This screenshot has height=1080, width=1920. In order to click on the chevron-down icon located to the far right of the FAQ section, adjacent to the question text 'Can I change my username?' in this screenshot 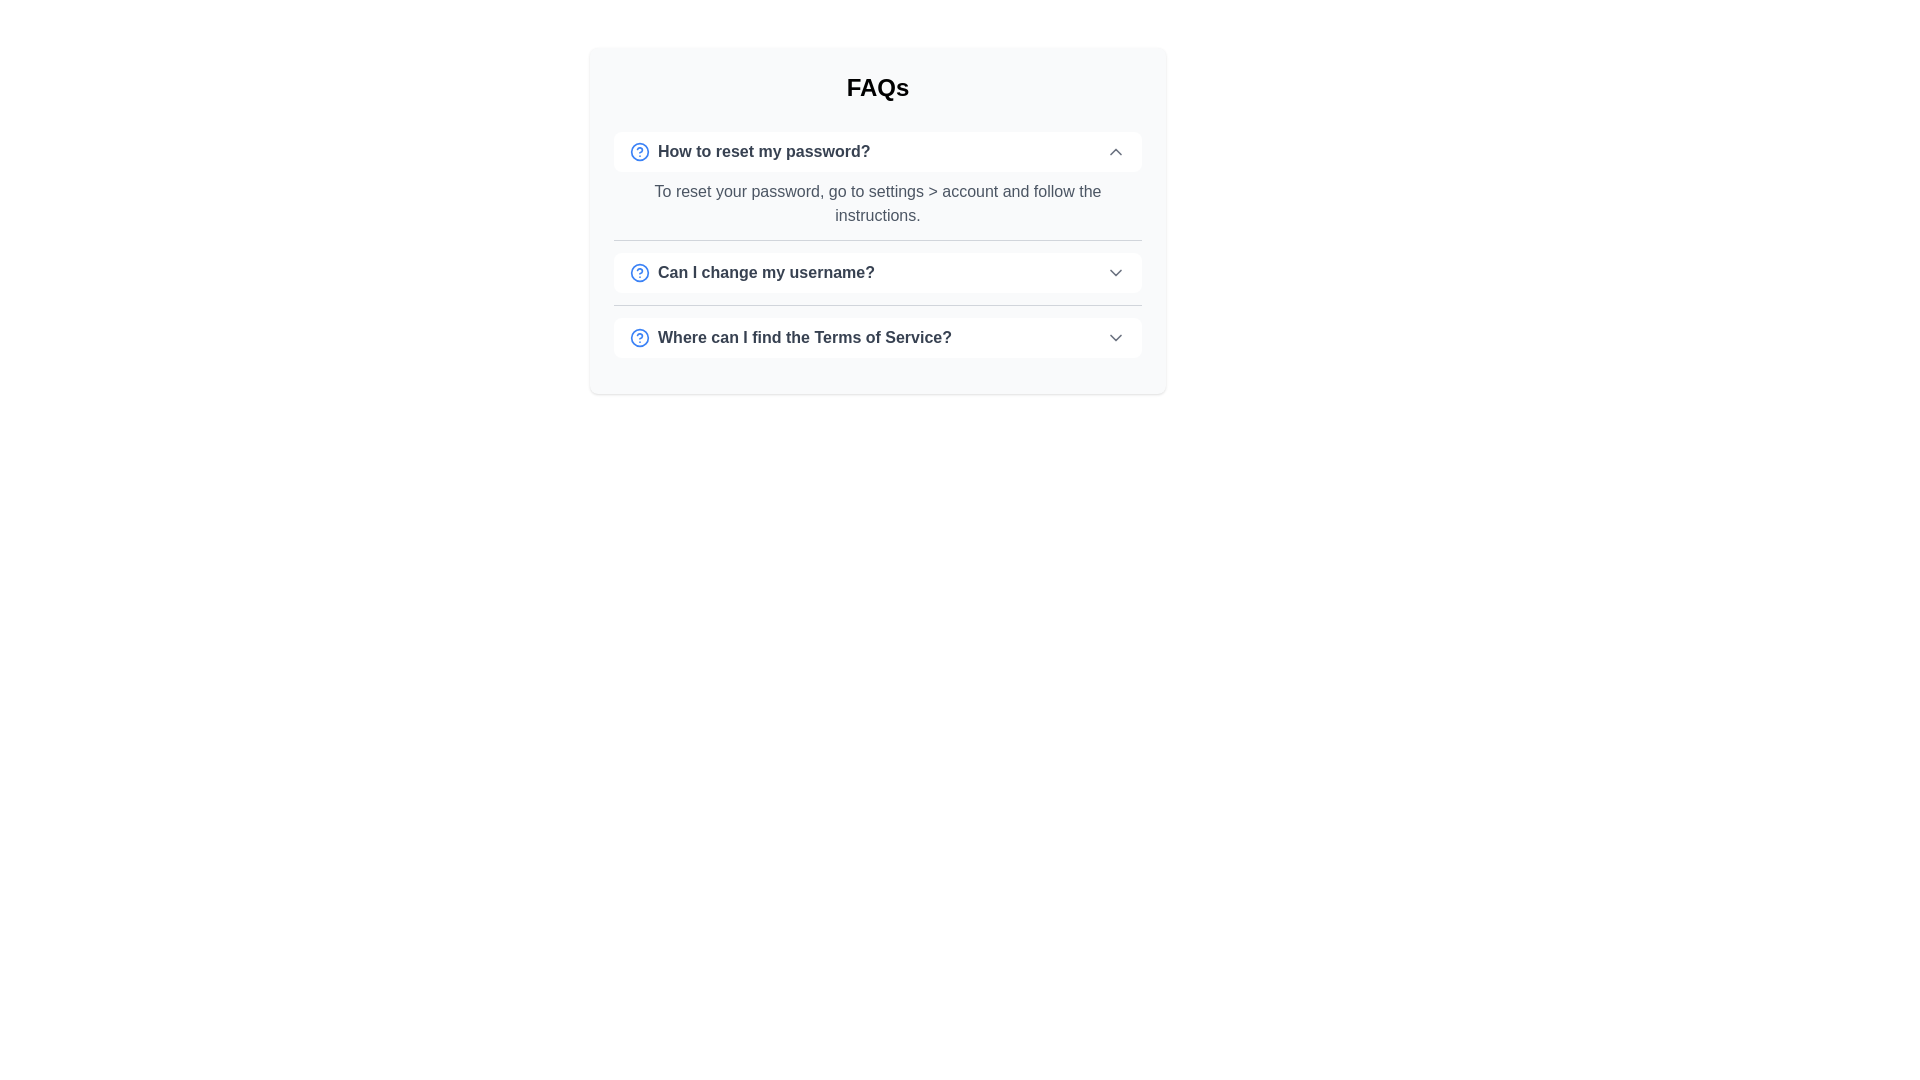, I will do `click(1115, 273)`.